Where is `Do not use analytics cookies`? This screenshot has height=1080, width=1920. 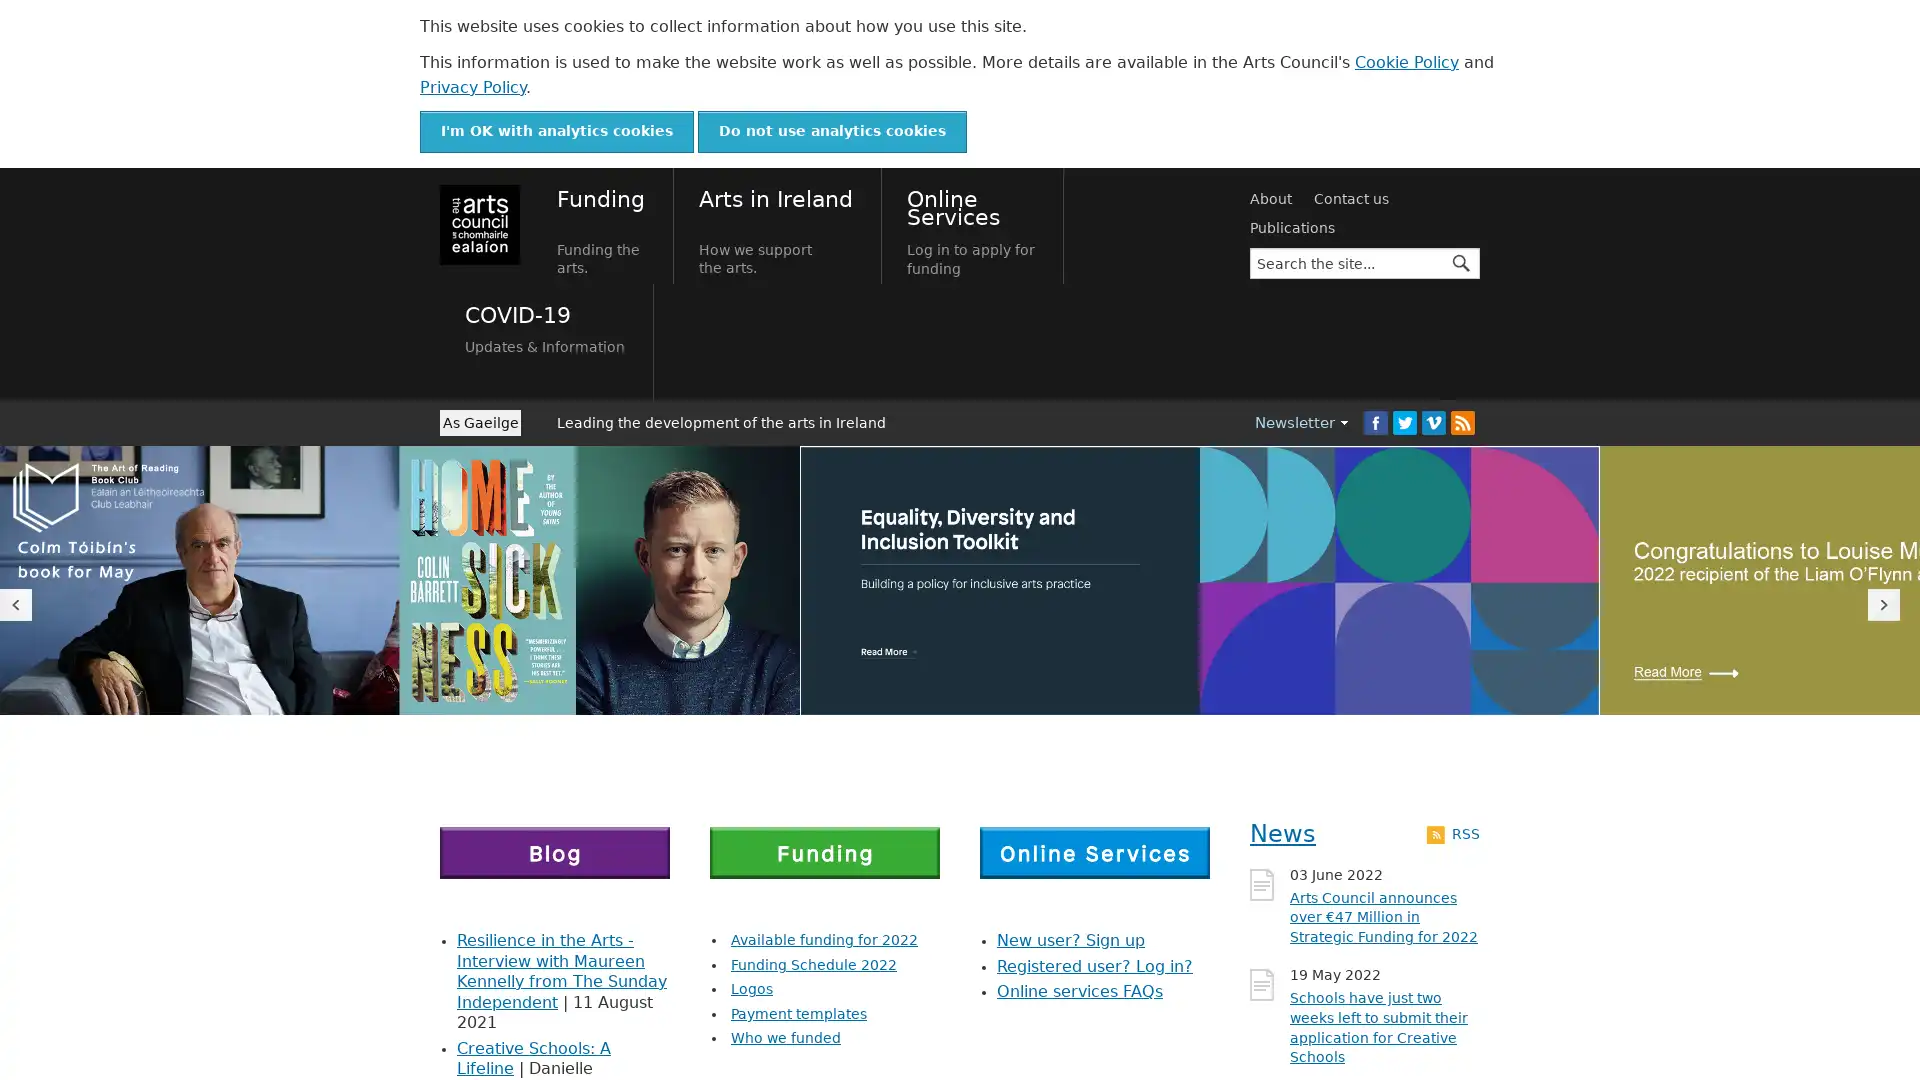 Do not use analytics cookies is located at coordinates (832, 131).